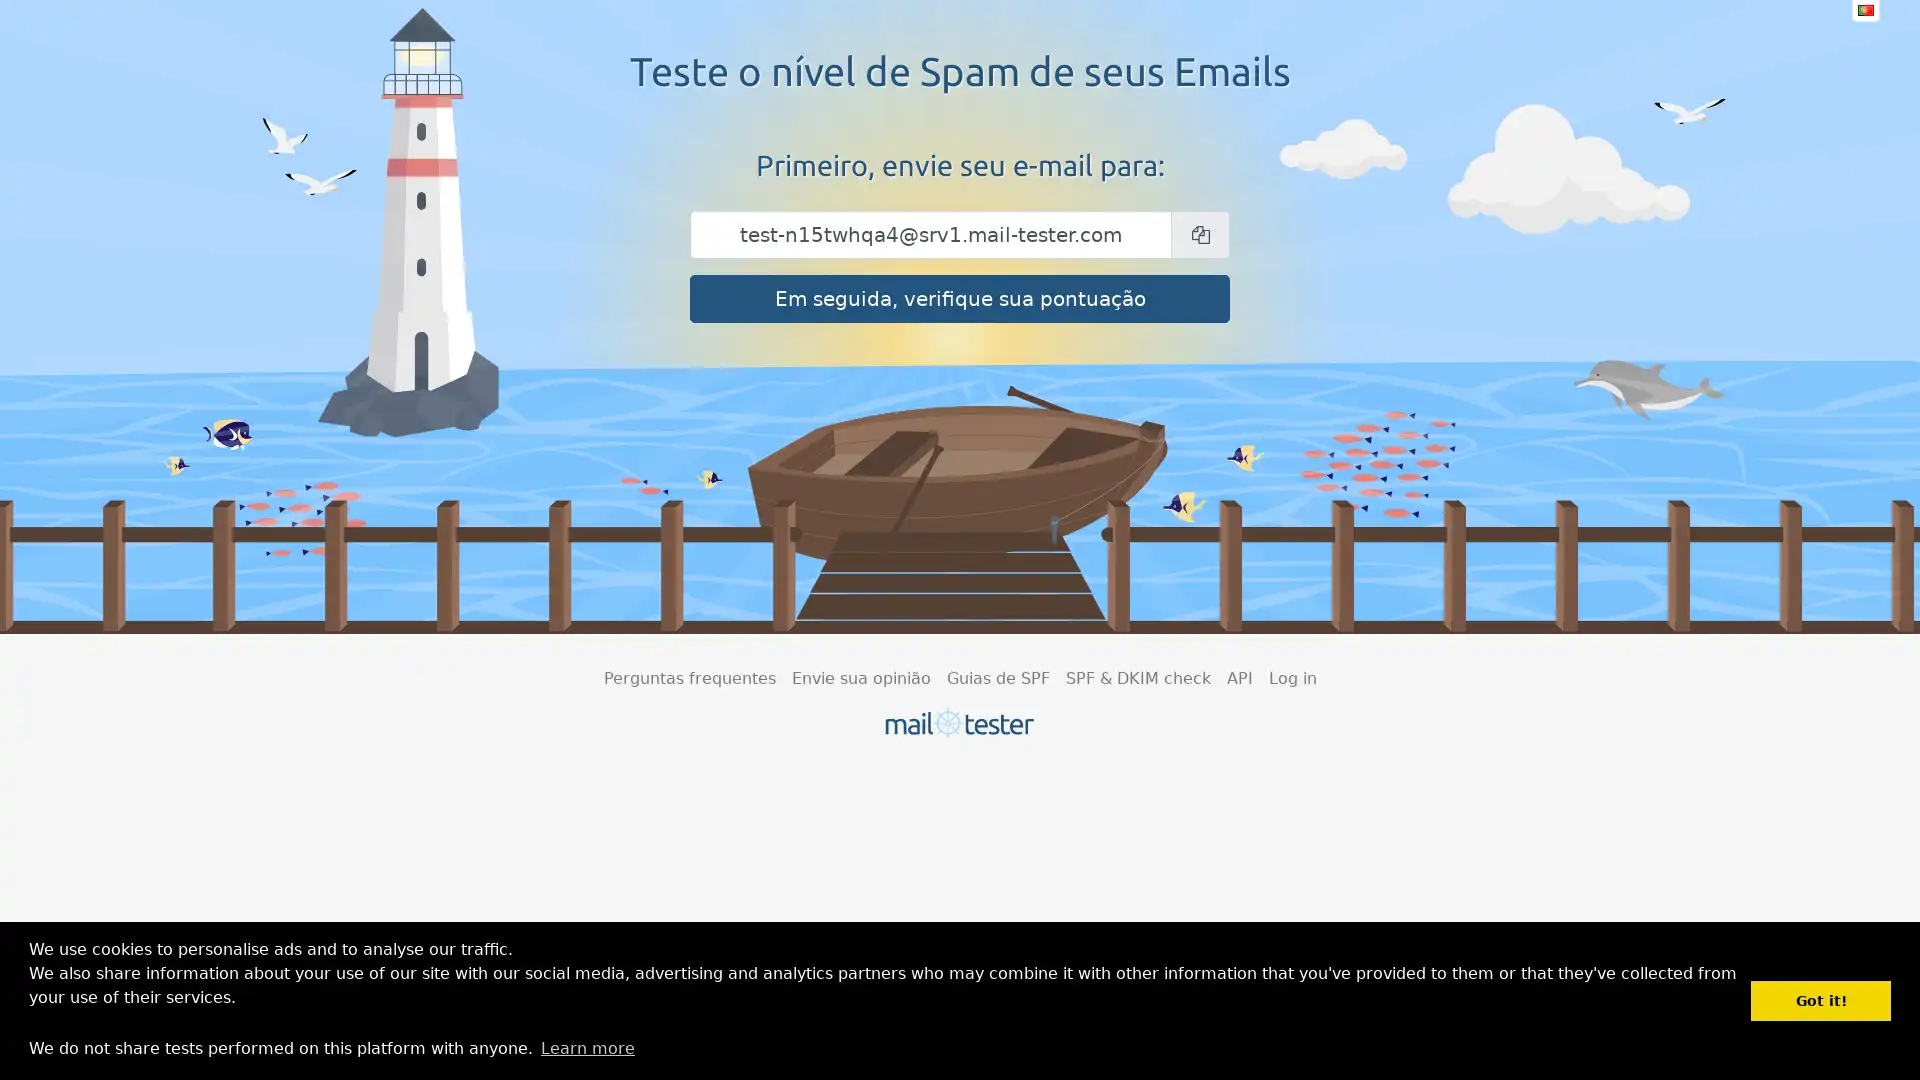 This screenshot has height=1080, width=1920. What do you see at coordinates (960, 299) in the screenshot?
I see `Em seguida, verifique sua pontuacao` at bounding box center [960, 299].